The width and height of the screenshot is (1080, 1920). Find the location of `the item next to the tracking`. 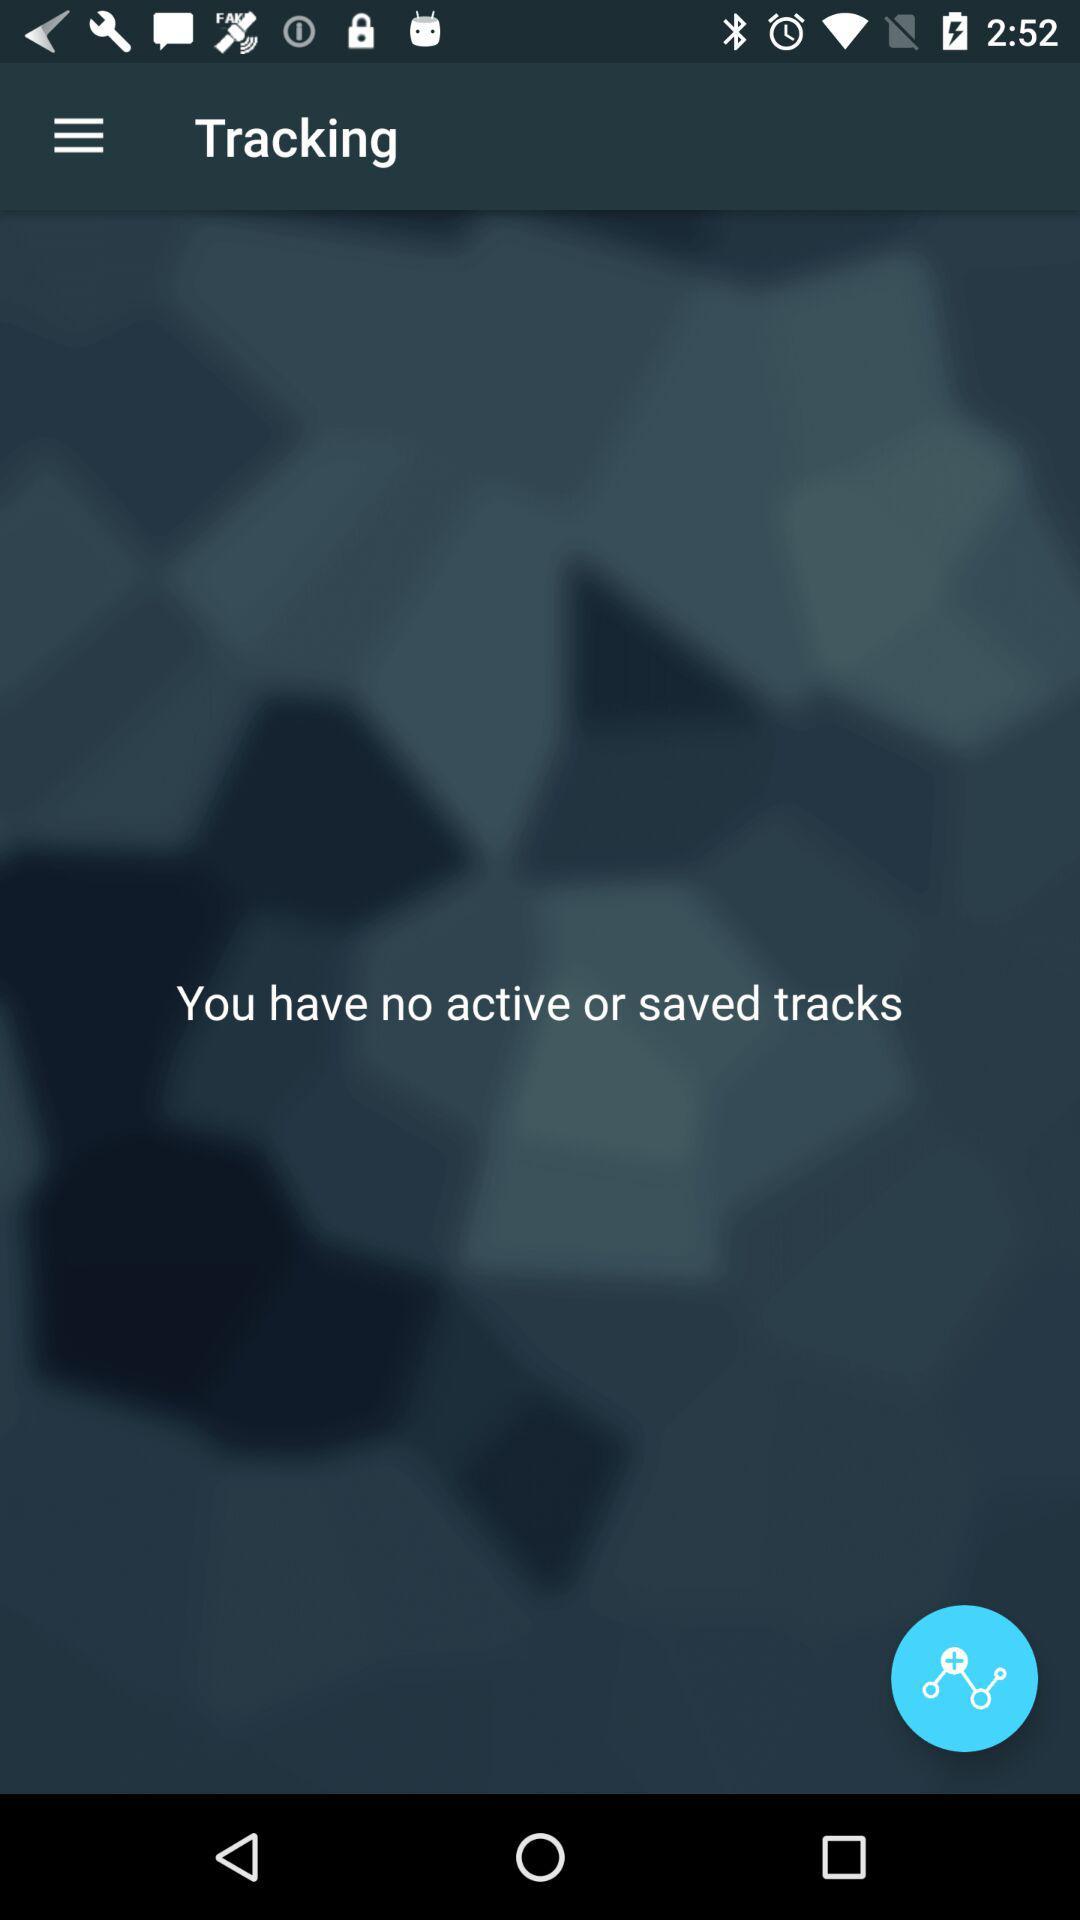

the item next to the tracking is located at coordinates (77, 135).